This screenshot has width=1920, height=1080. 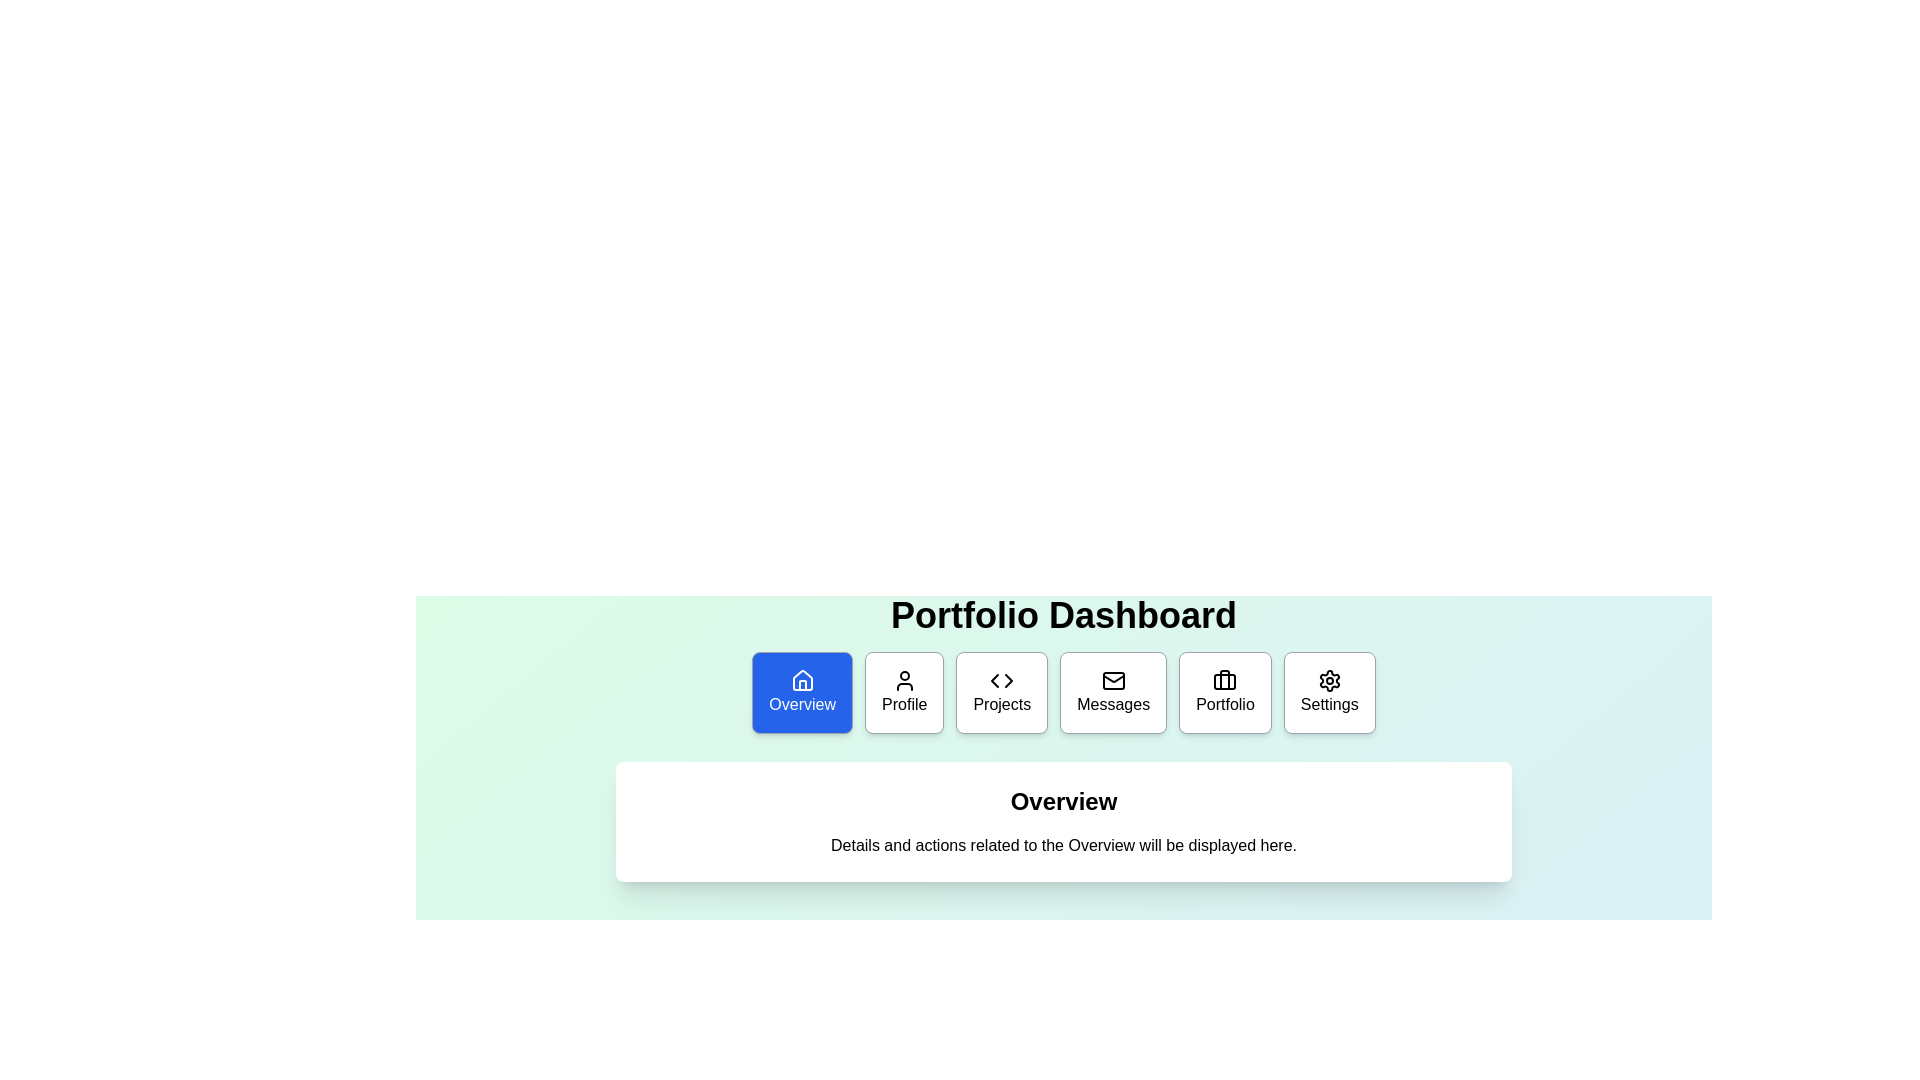 What do you see at coordinates (802, 692) in the screenshot?
I see `the first button in the horizontal navigation bar` at bounding box center [802, 692].